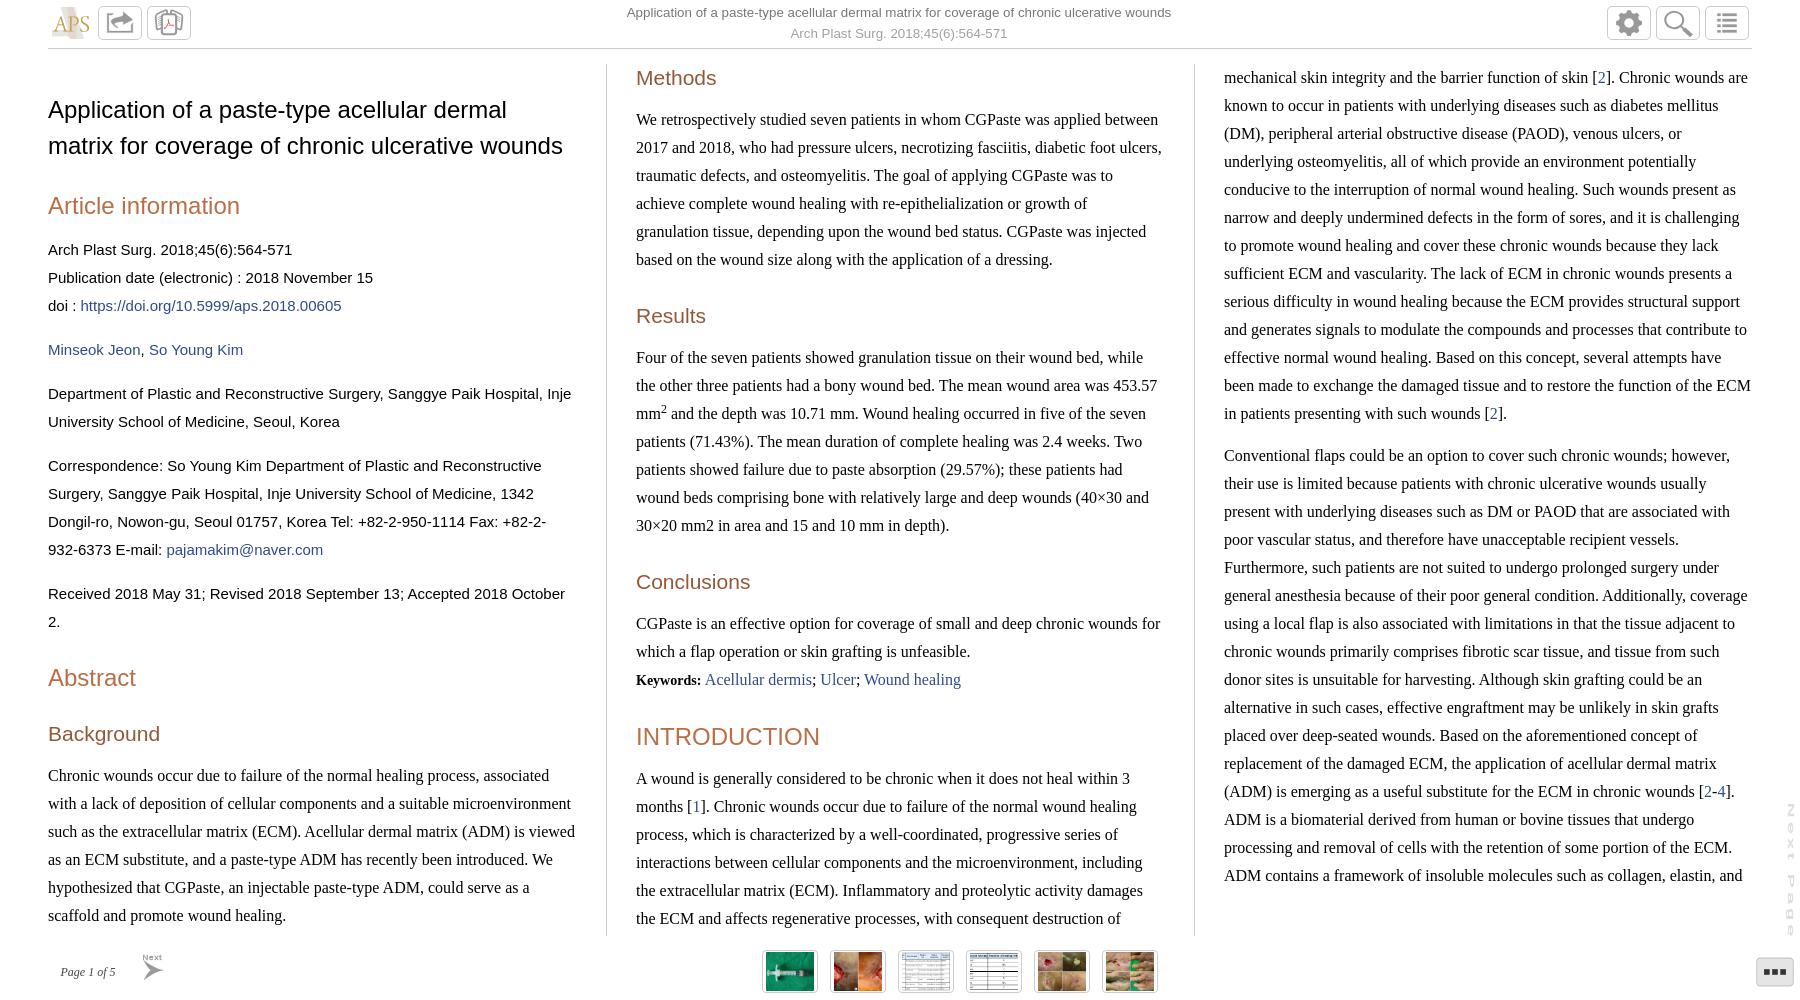 The width and height of the screenshot is (1800, 1000). I want to click on 'CGPaste is an effective option for coverage of small and deep chronic wounds for which a flap operation or skin grafting is unfeasible.', so click(898, 636).